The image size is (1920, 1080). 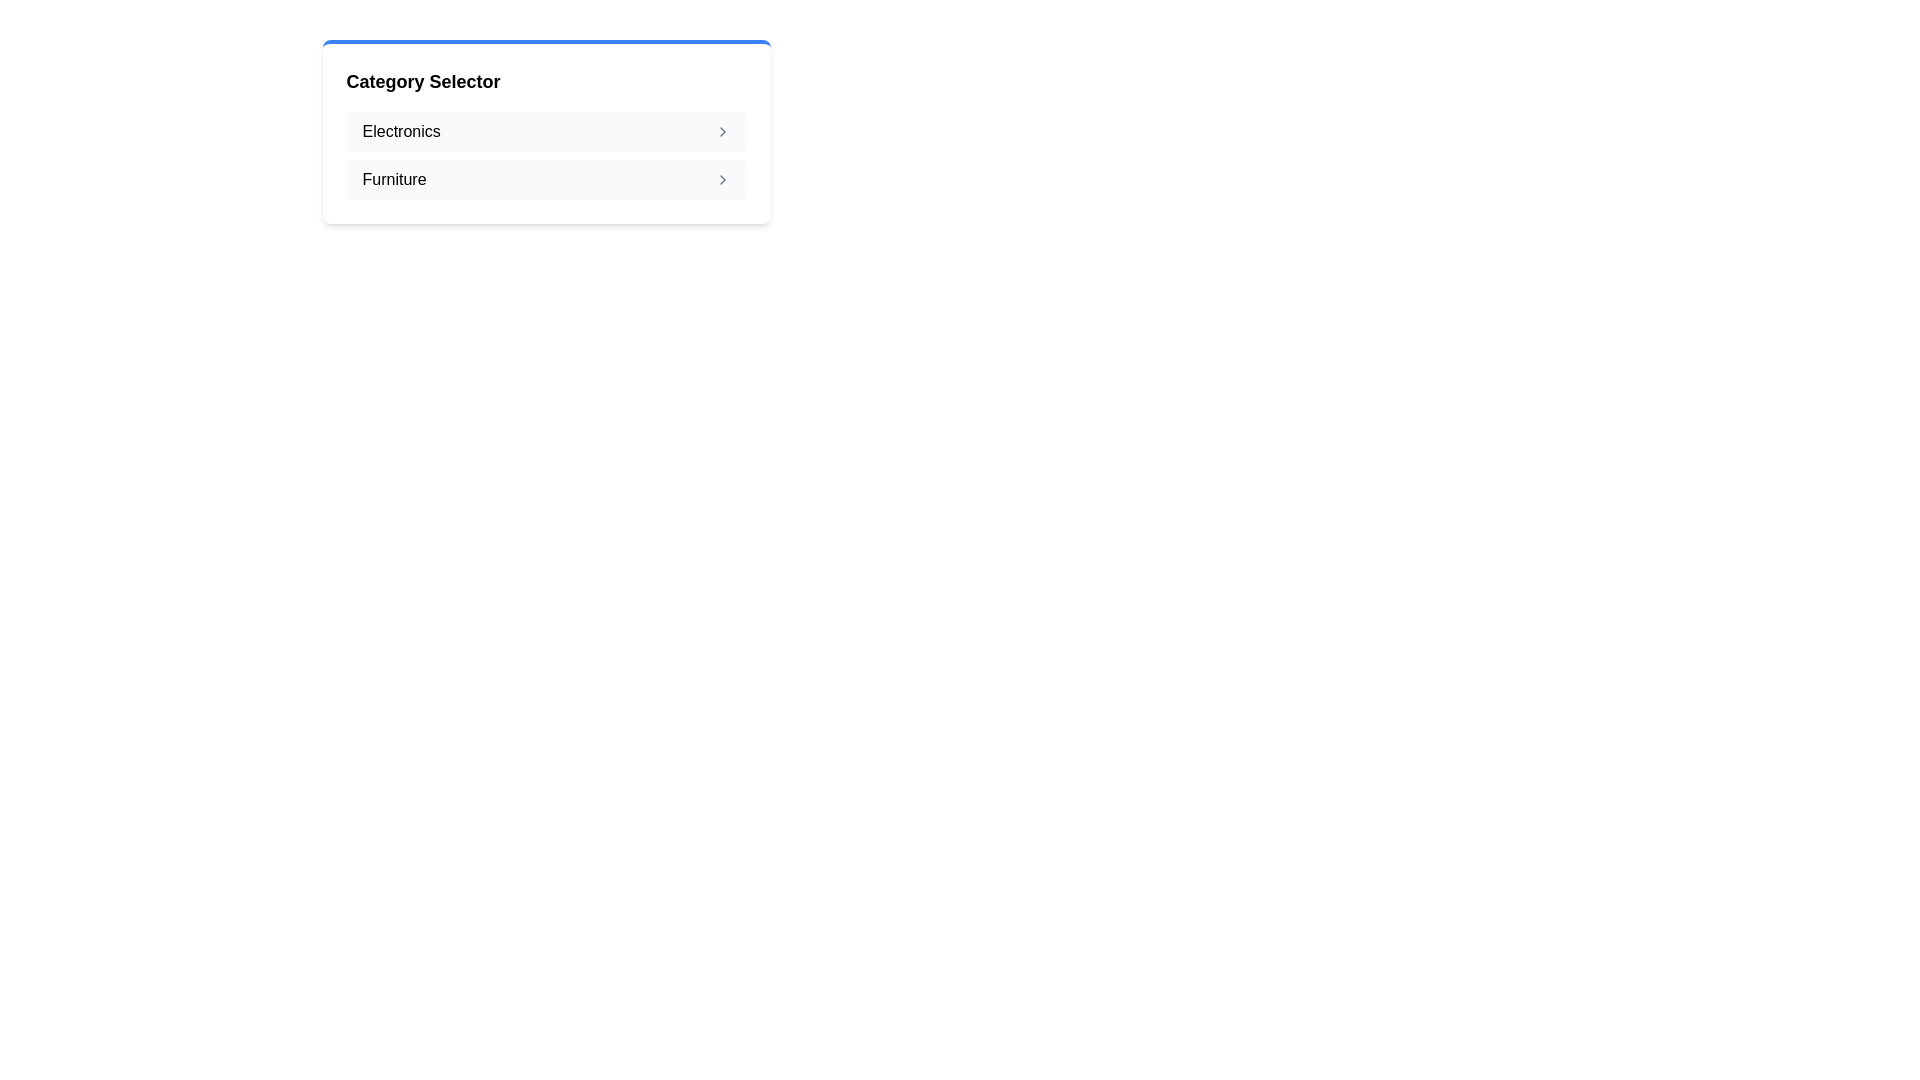 What do you see at coordinates (400, 131) in the screenshot?
I see `the text label for the 'Electronics' category, which is the first item in a vertically arranged list of categories` at bounding box center [400, 131].